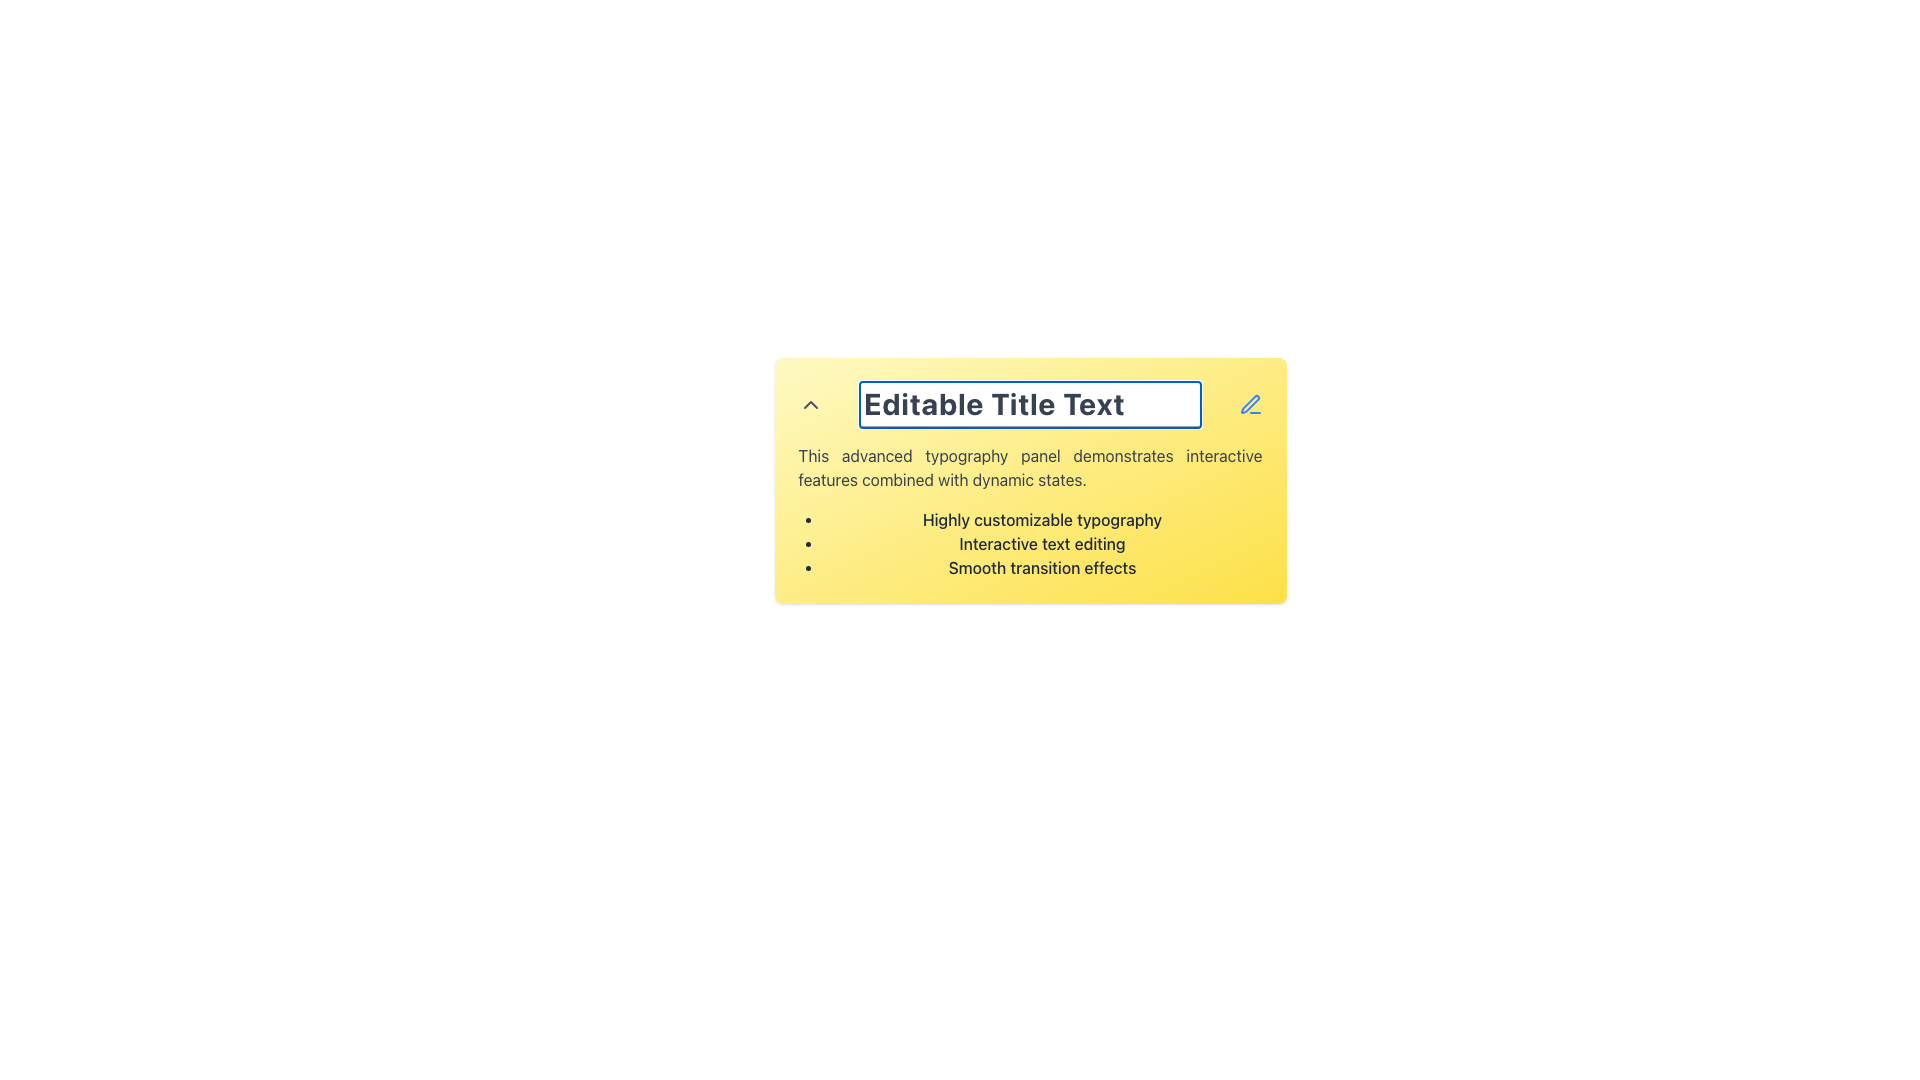  I want to click on the second text label in the list on the yellow panel, which describes a feature related to the context provided, positioned between 'Highly customizable typography' and 'Smooth transition effects', so click(1041, 543).